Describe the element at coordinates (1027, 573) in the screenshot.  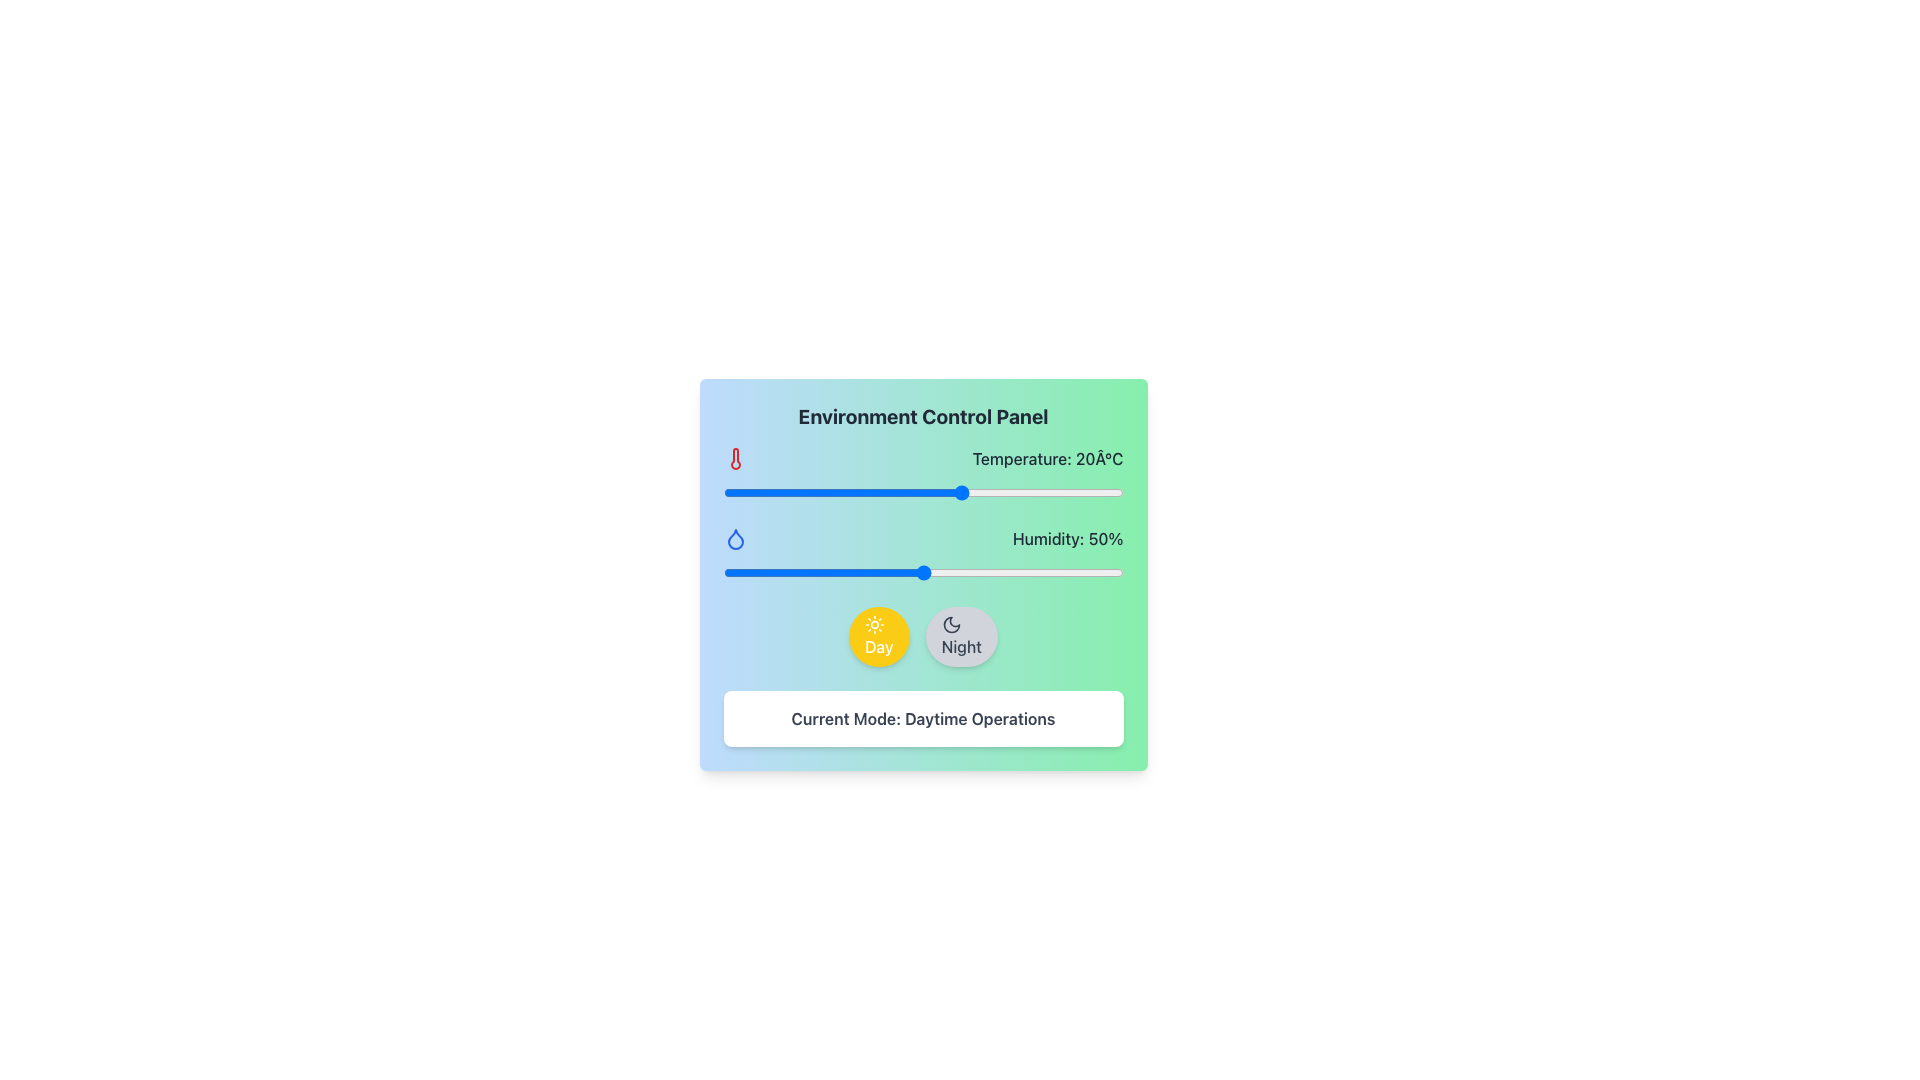
I see `the humidity level` at that location.